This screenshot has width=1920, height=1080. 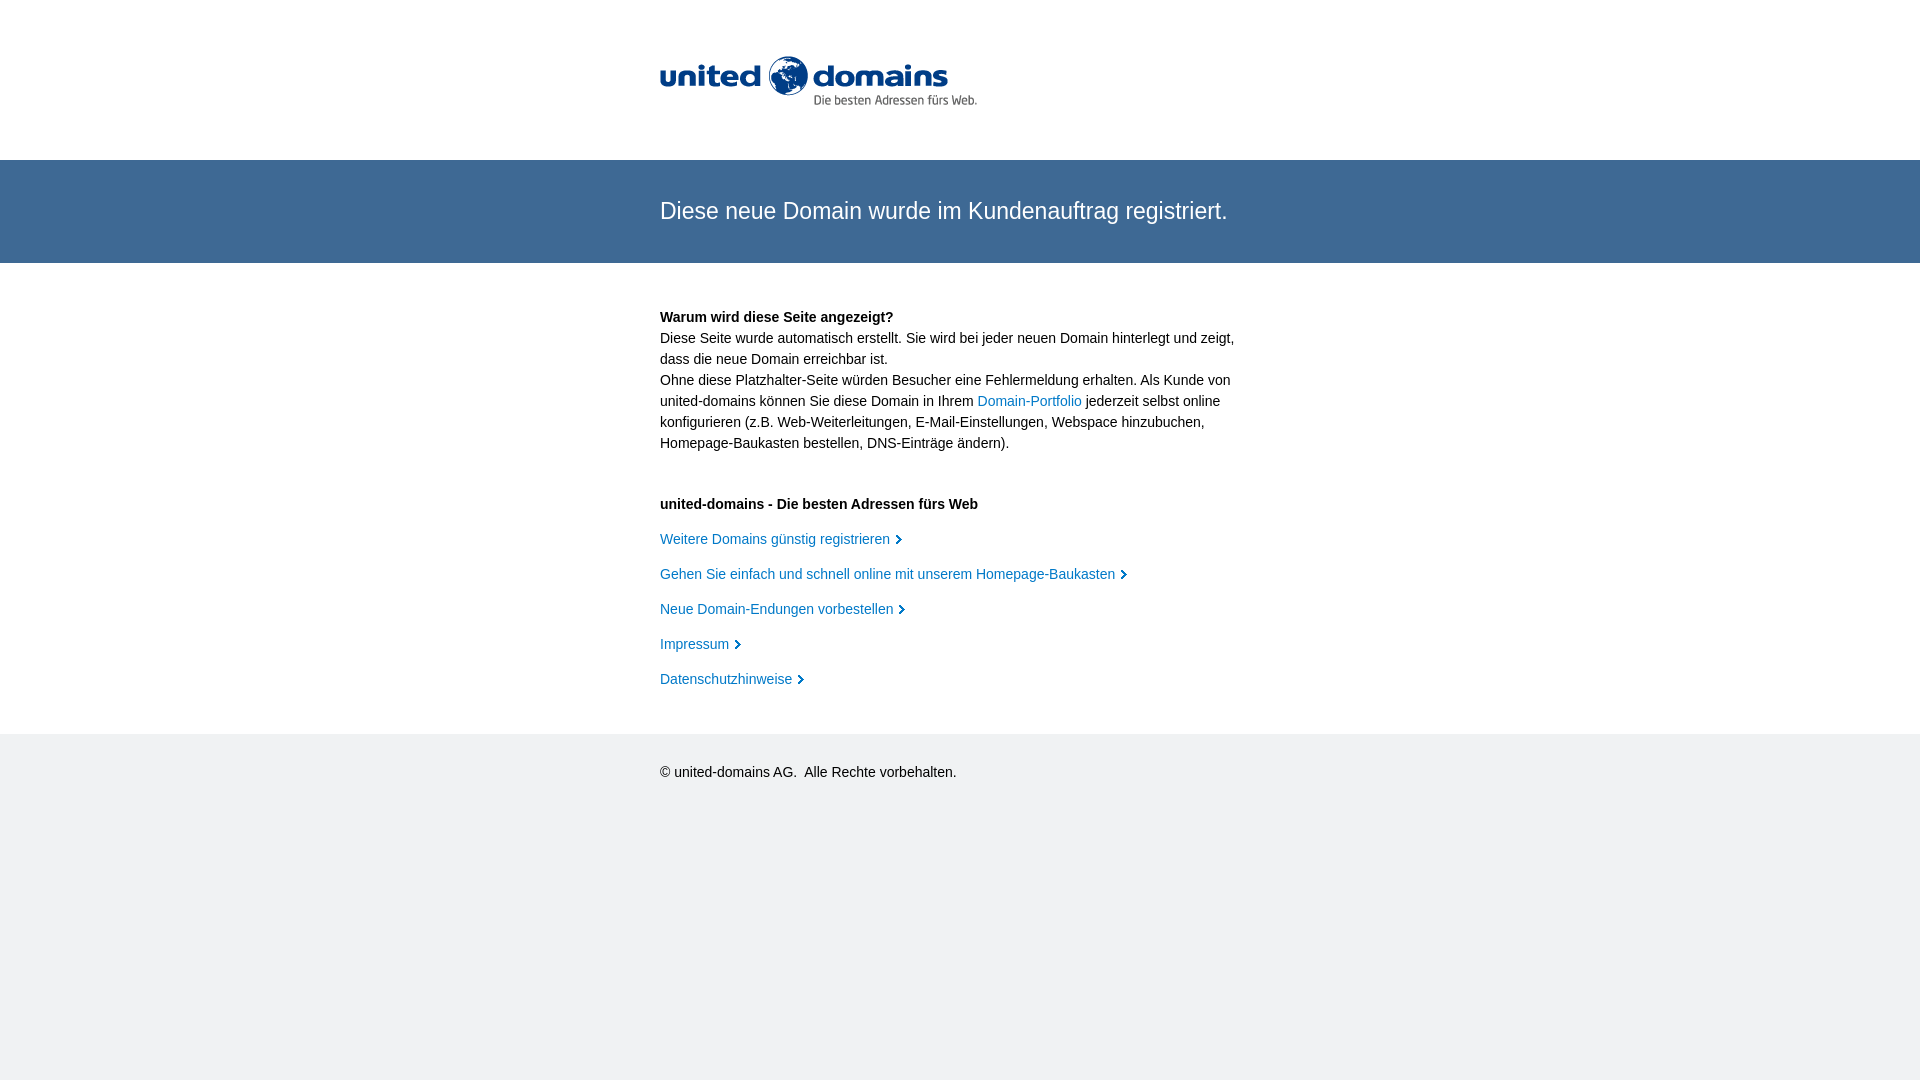 What do you see at coordinates (781, 608) in the screenshot?
I see `'Neue Domain-Endungen vorbestellen'` at bounding box center [781, 608].